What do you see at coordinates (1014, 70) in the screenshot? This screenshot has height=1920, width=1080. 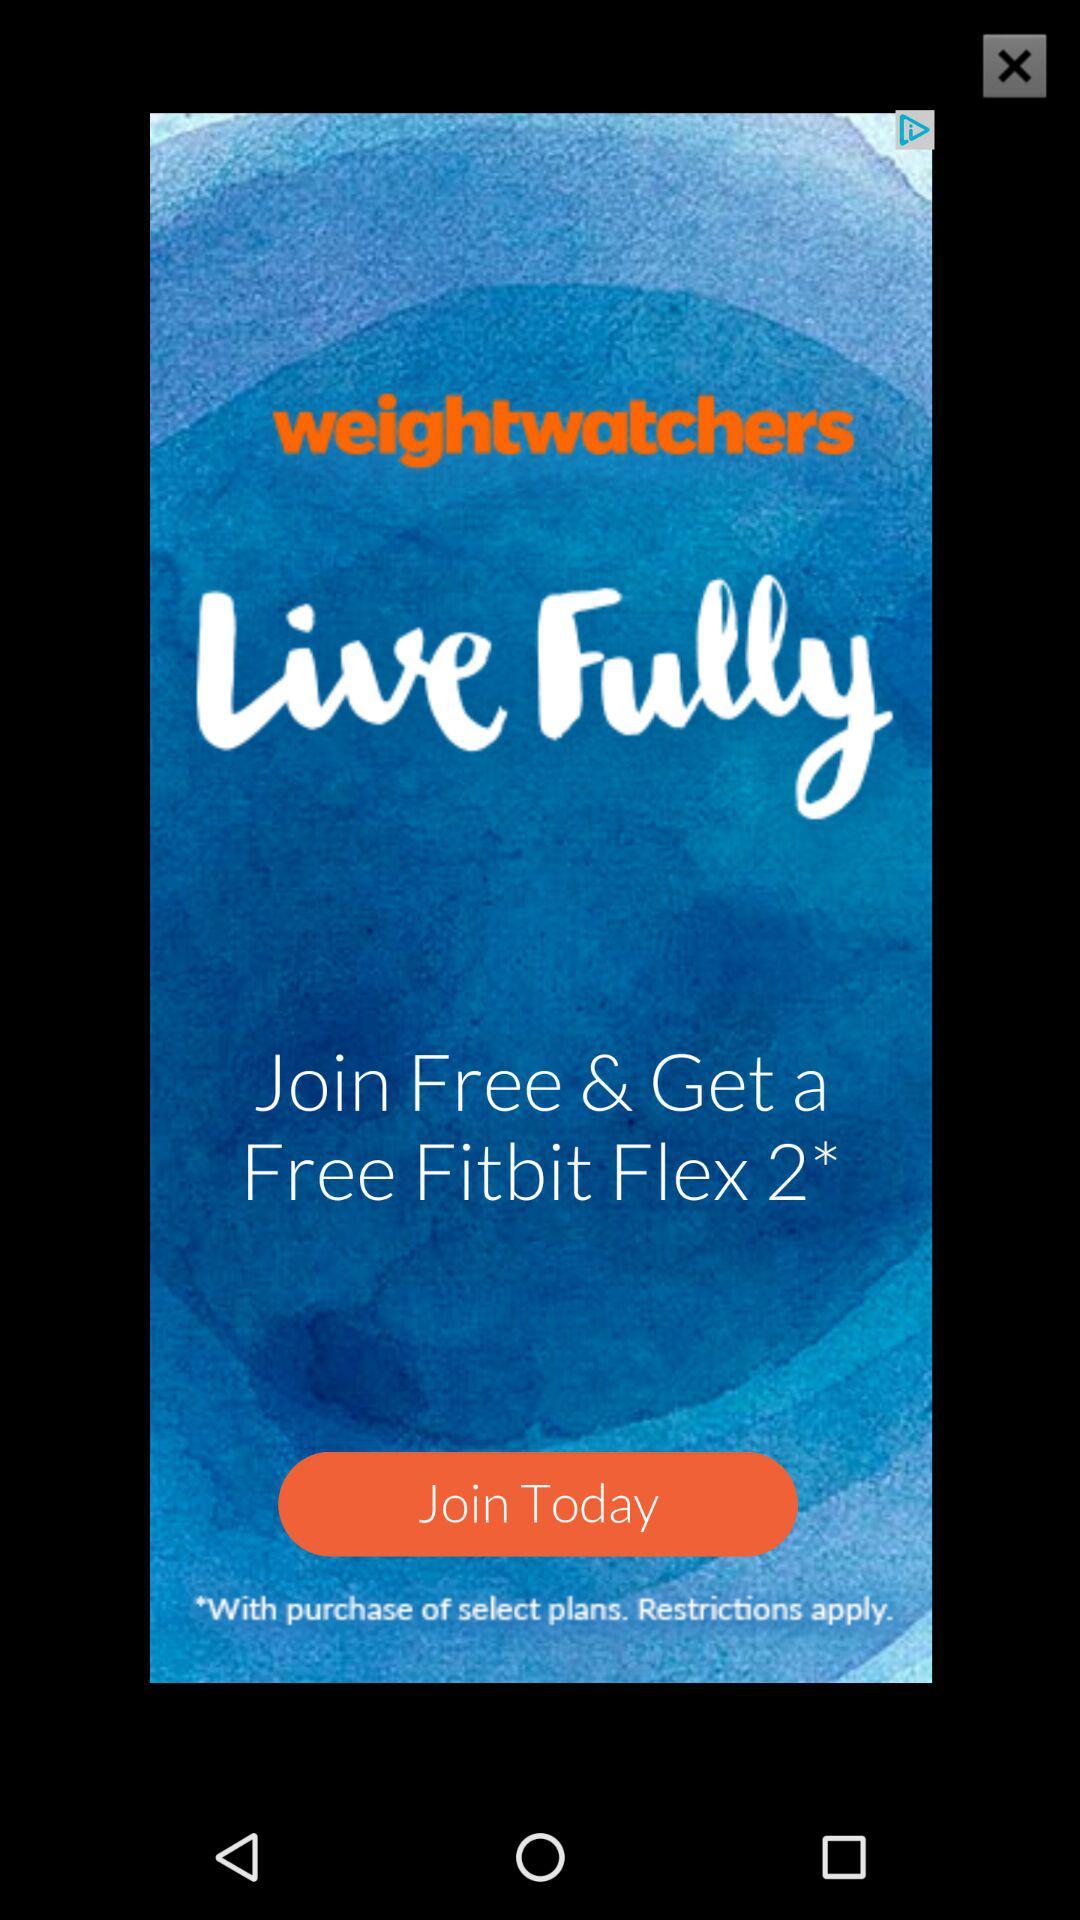 I see `the close icon` at bounding box center [1014, 70].